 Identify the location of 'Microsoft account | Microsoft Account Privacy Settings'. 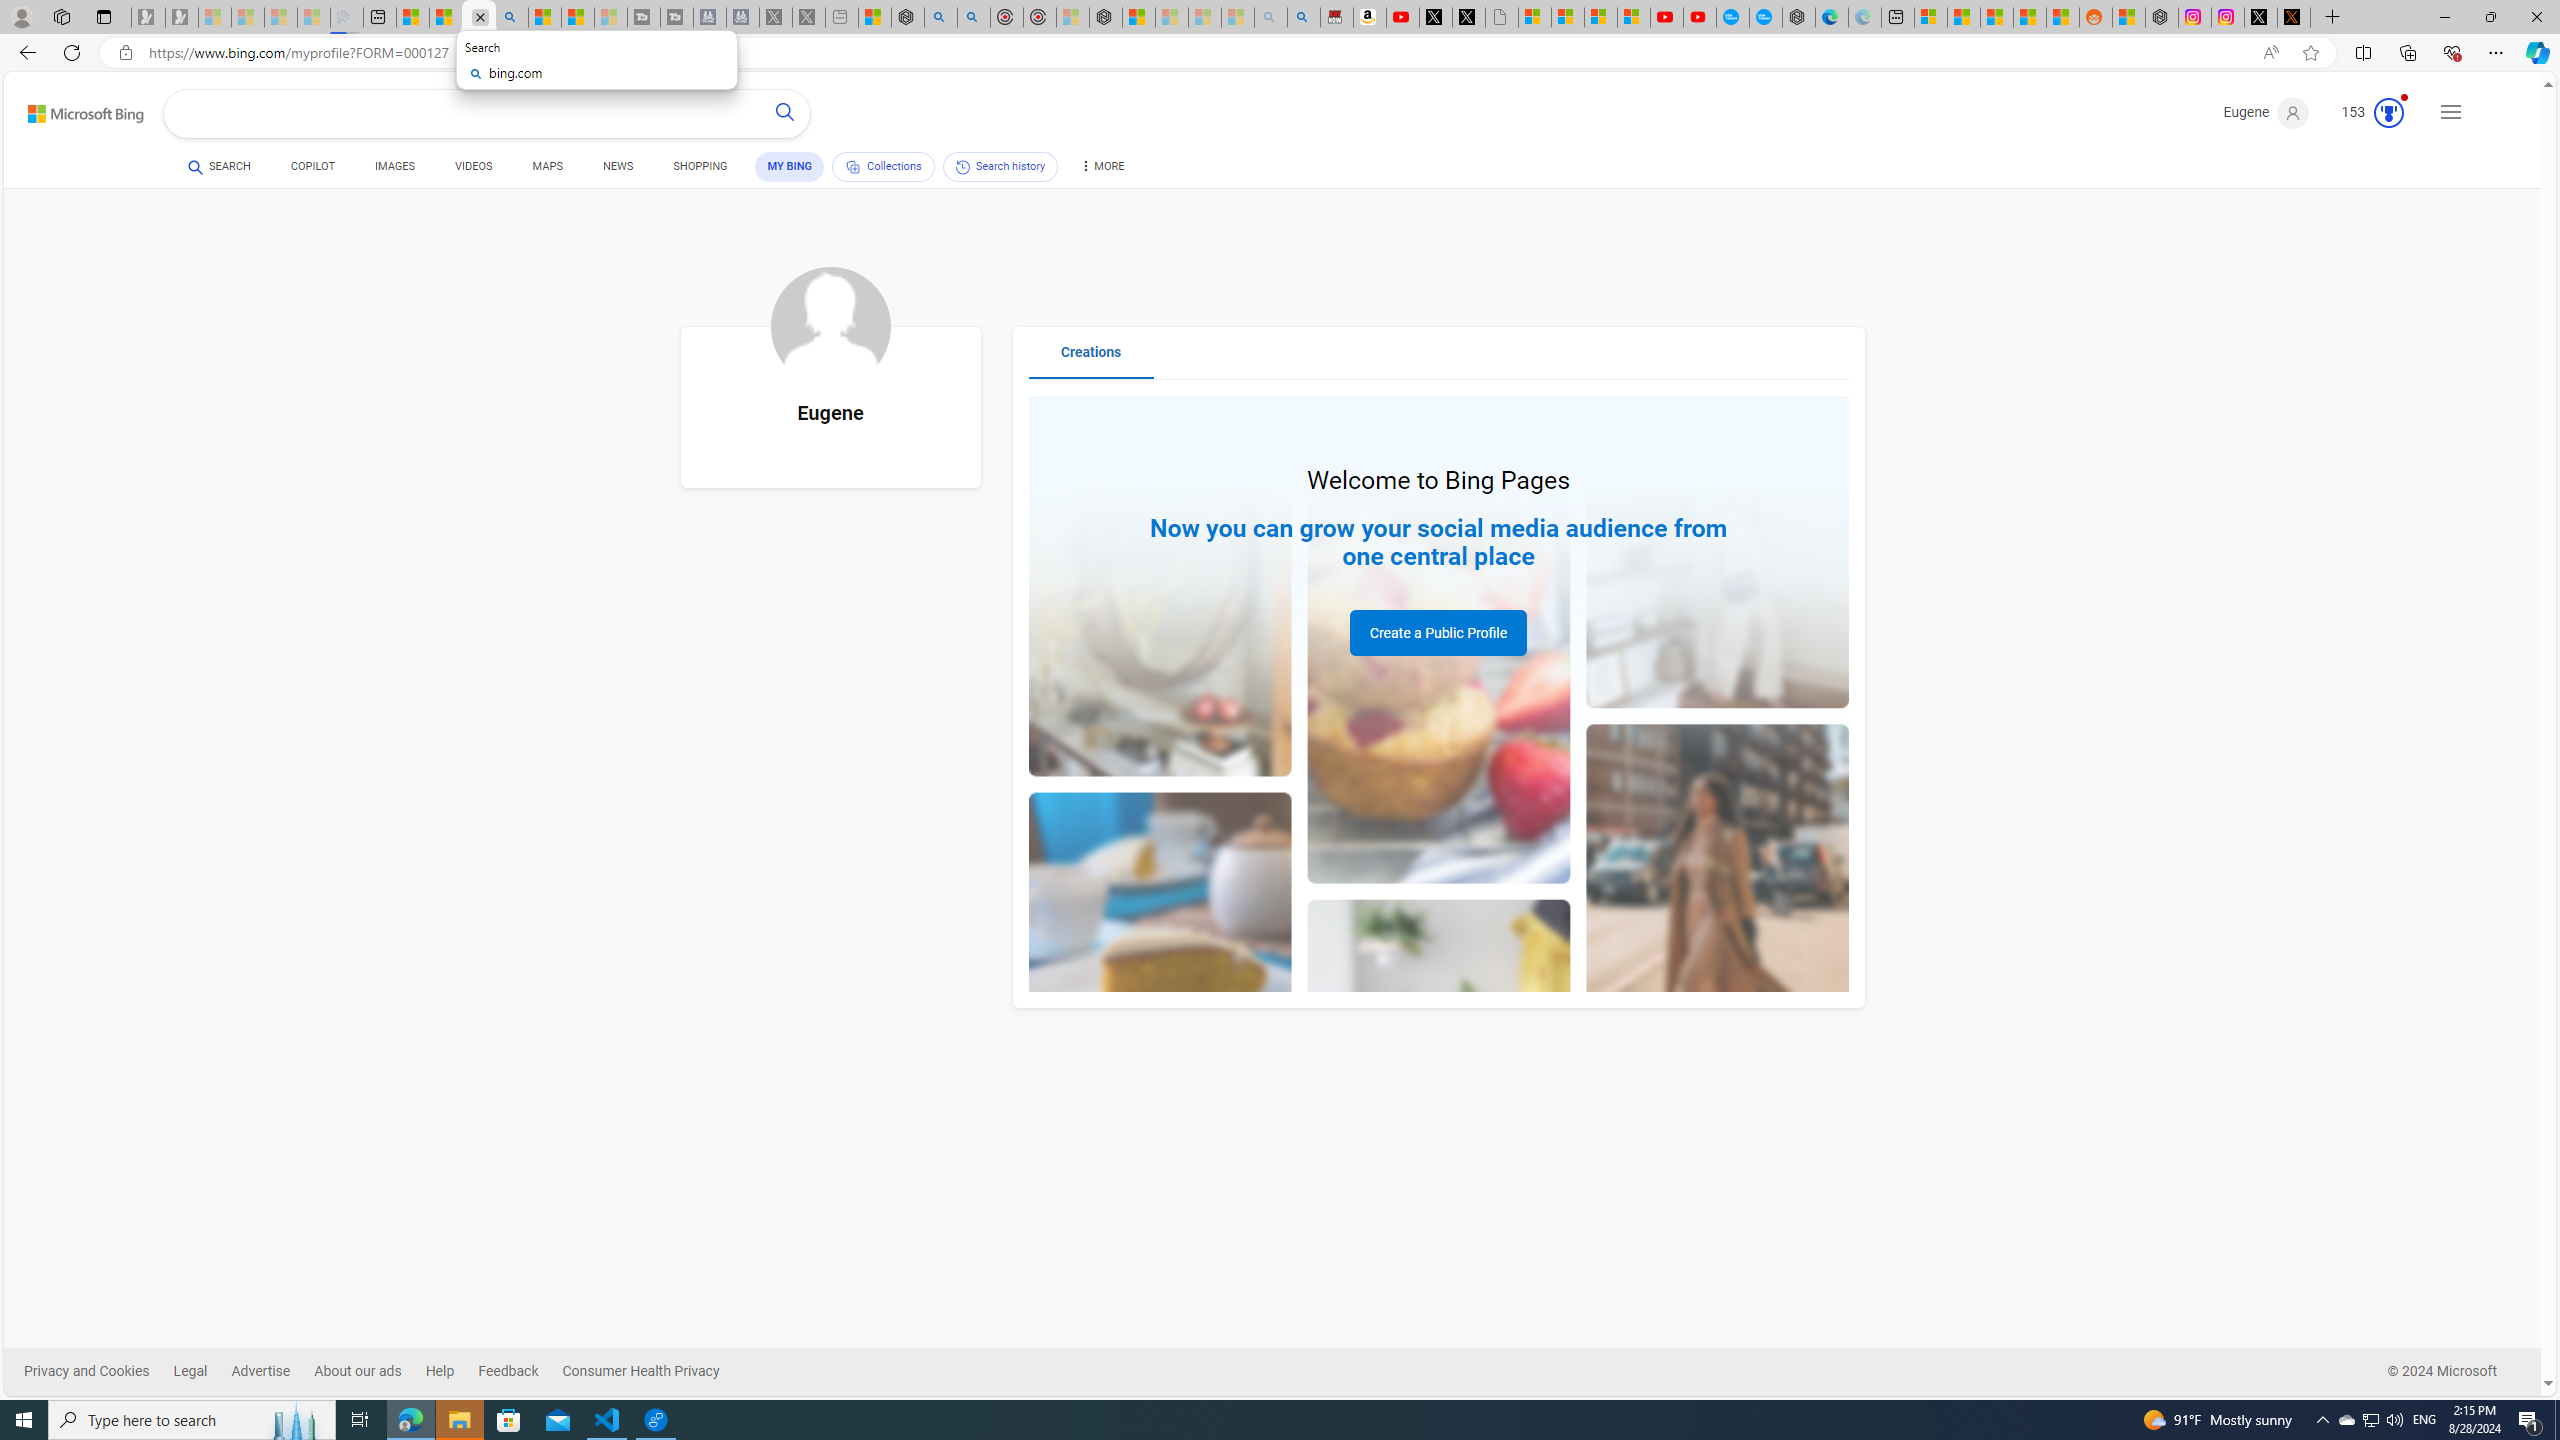
(1931, 16).